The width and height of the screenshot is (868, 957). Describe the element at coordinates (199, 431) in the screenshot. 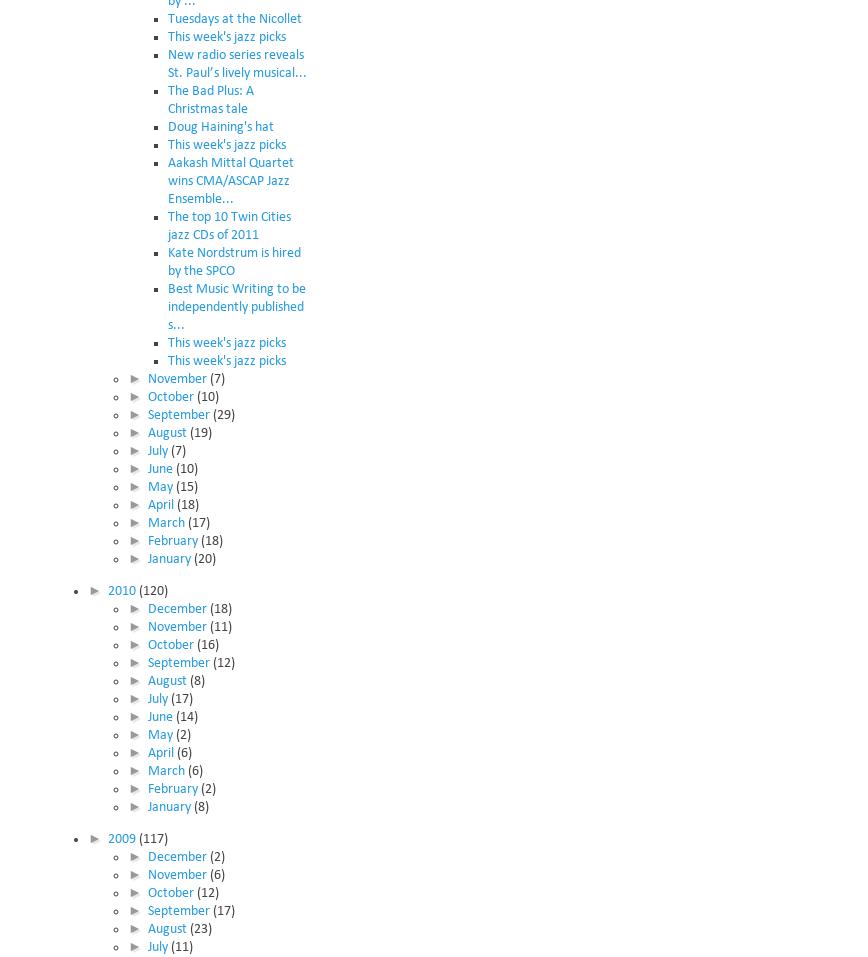

I see `'(19)'` at that location.